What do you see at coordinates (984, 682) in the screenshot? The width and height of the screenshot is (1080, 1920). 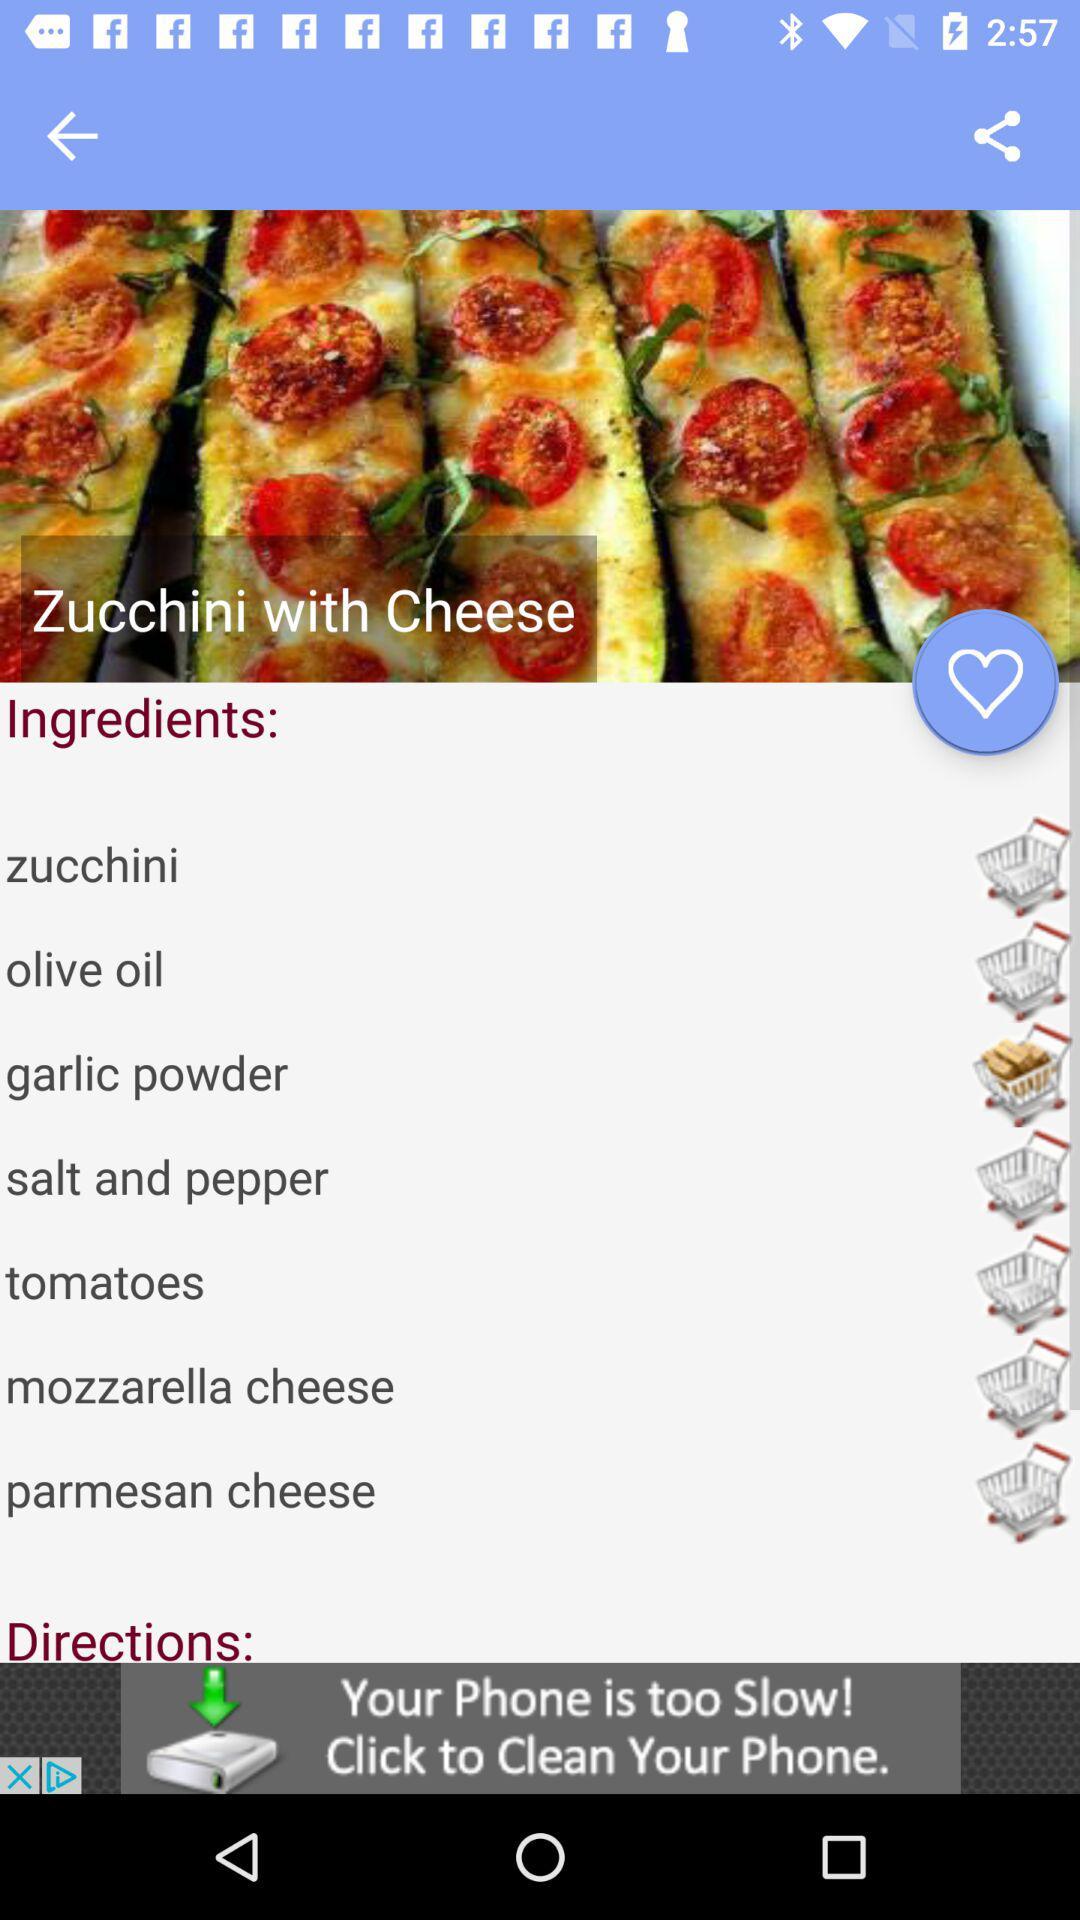 I see `favourite` at bounding box center [984, 682].